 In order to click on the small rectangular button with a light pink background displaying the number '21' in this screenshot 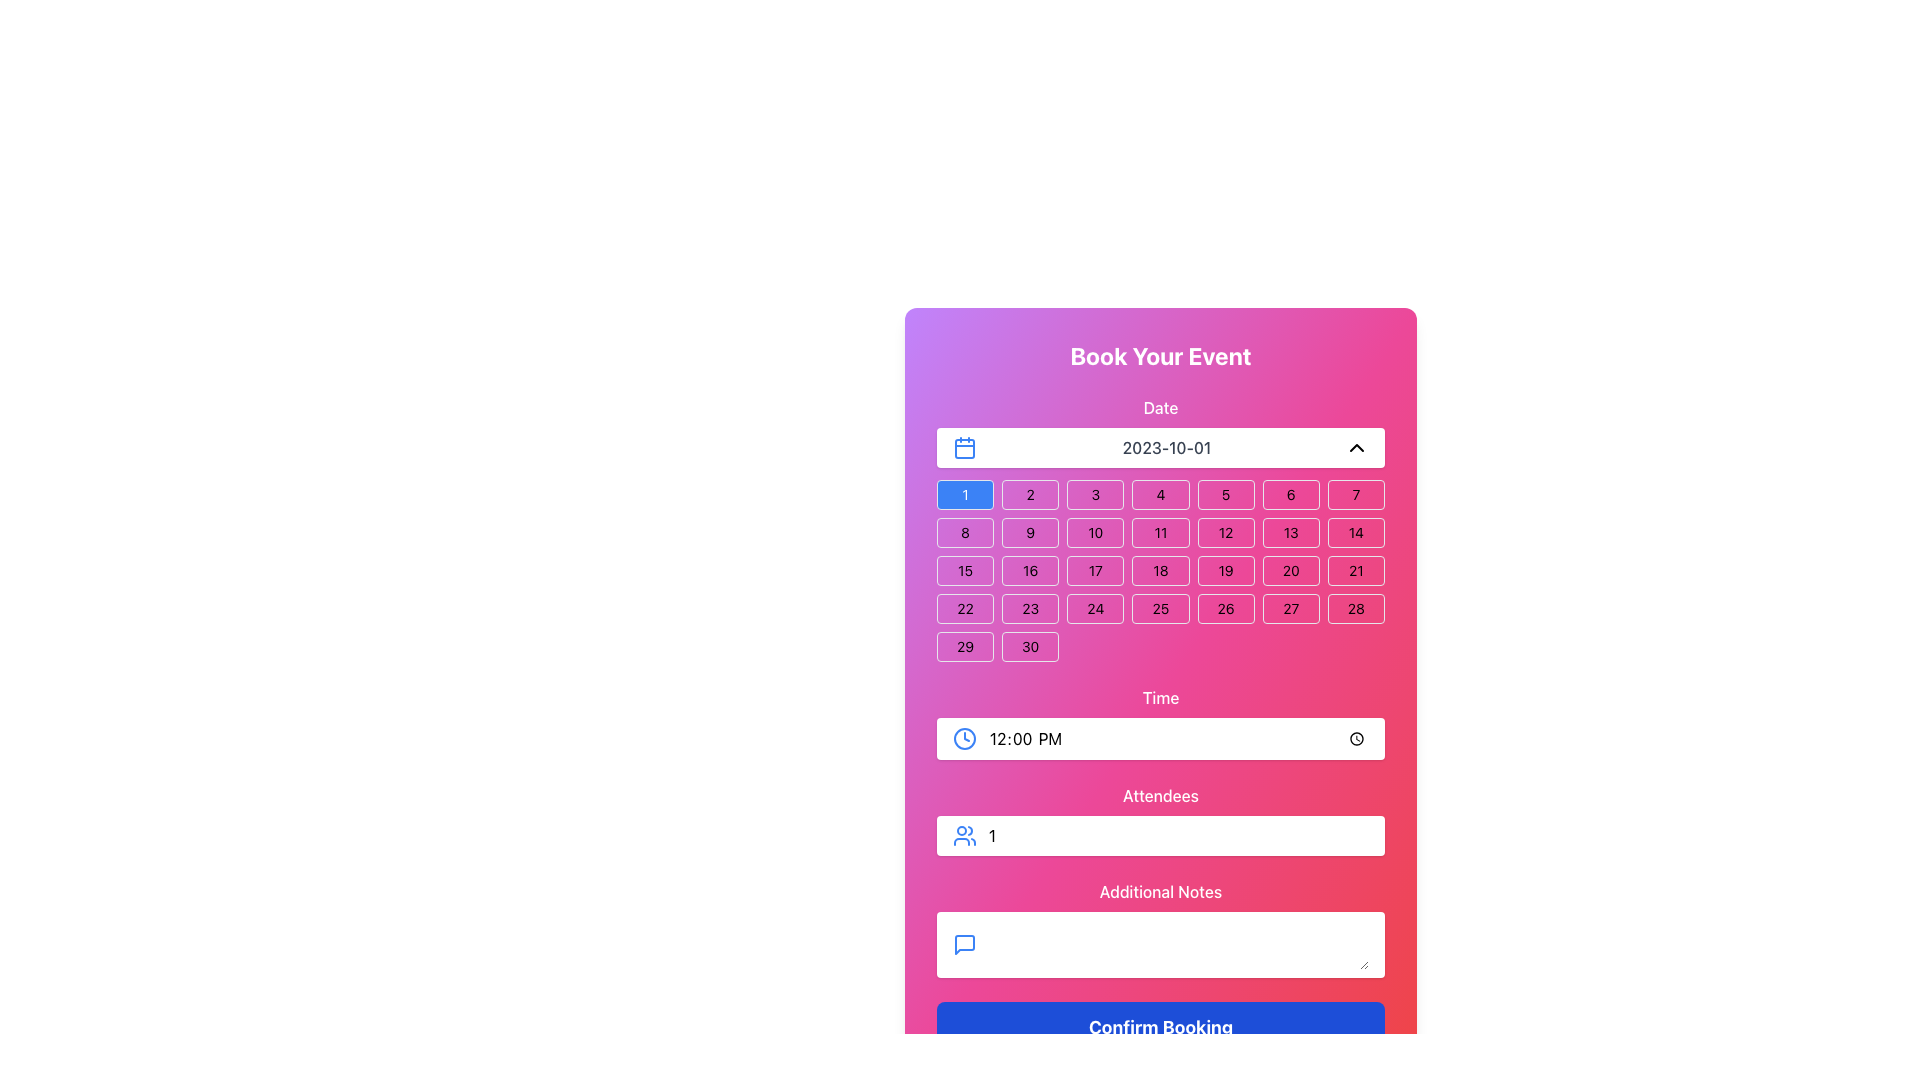, I will do `click(1356, 570)`.